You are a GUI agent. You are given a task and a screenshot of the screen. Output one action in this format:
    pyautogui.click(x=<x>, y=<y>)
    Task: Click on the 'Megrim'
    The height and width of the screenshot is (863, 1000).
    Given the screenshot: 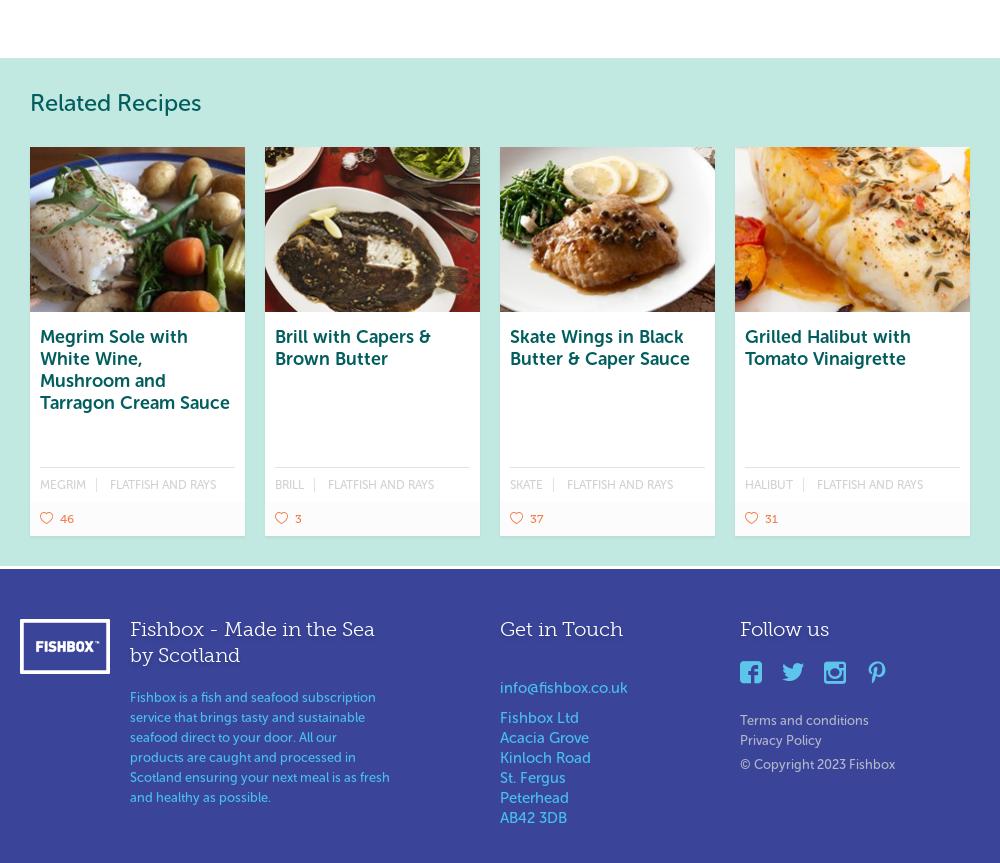 What is the action you would take?
    pyautogui.click(x=62, y=482)
    